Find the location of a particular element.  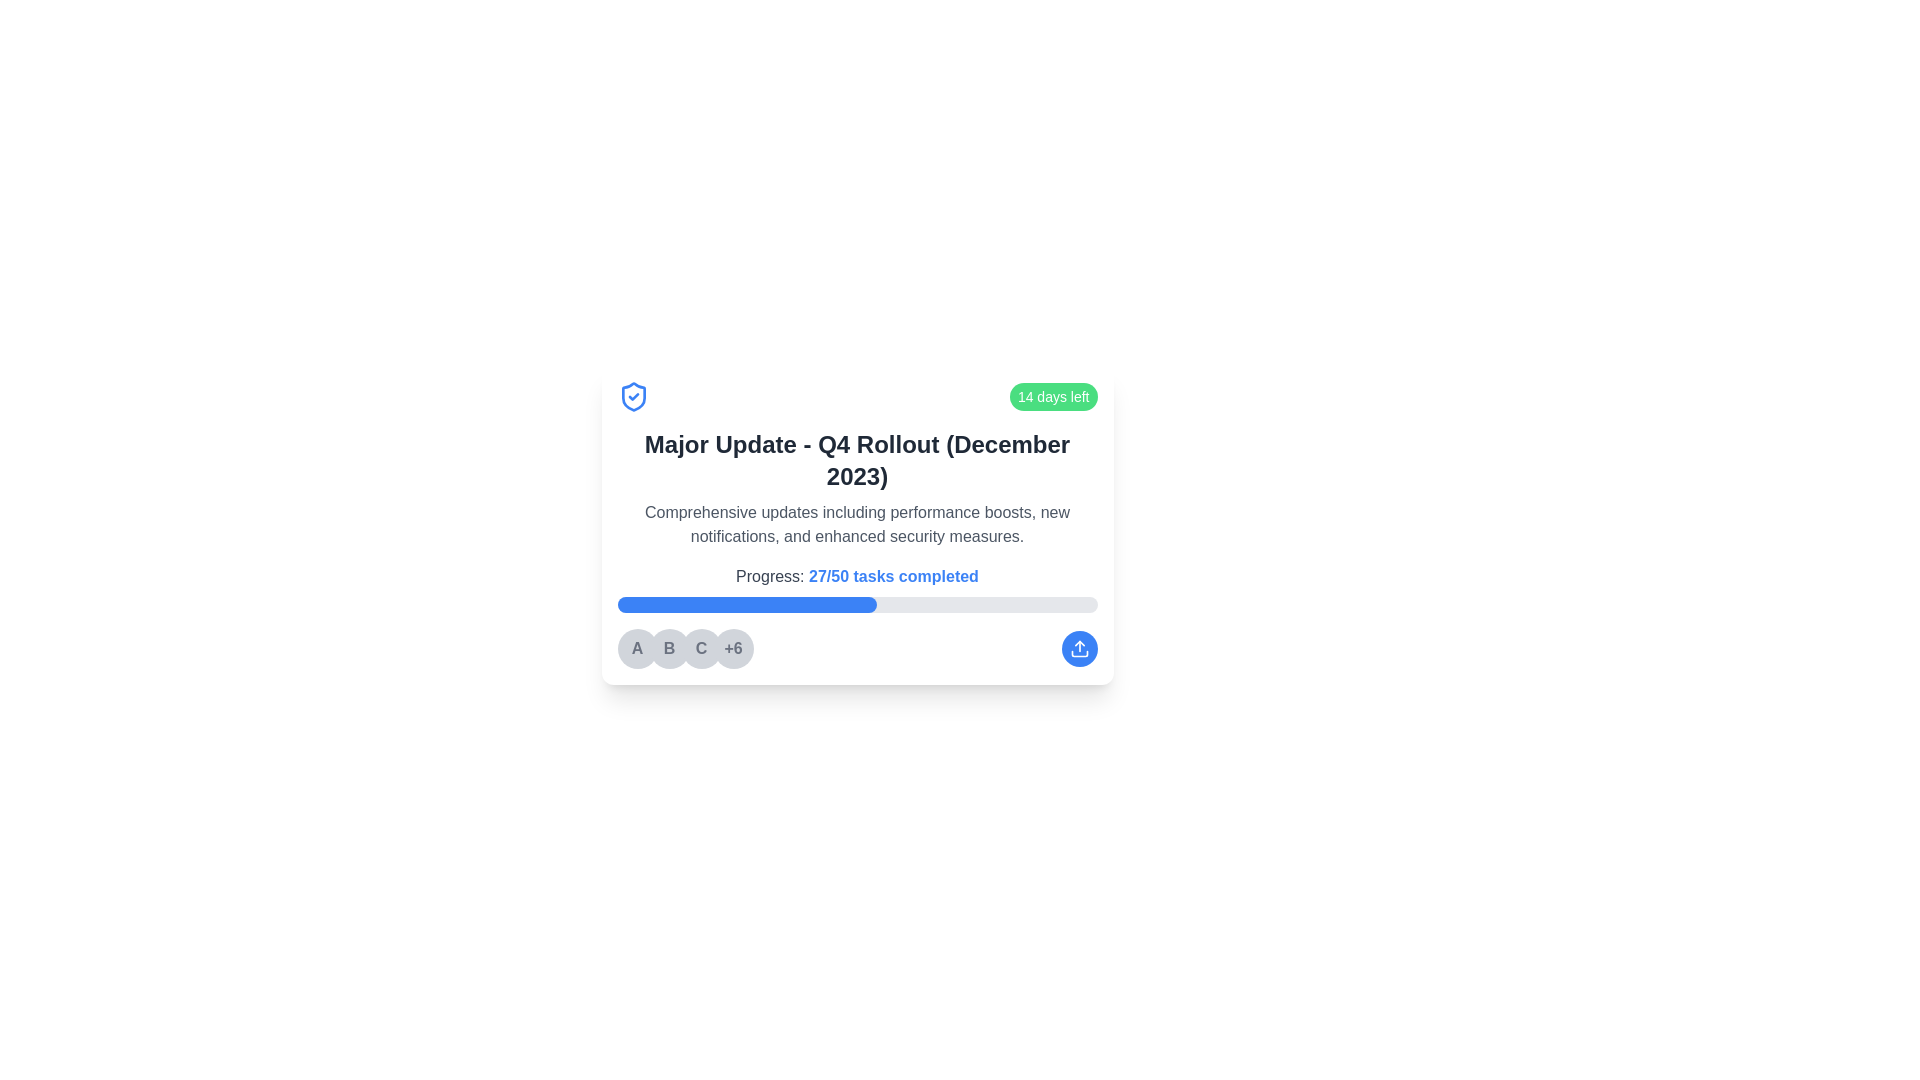

the text element that provides detailed descriptions about the updates, located below the title 'Major Update - Q4 Rollout (December 2023)' and above the progress indicator bar is located at coordinates (857, 523).